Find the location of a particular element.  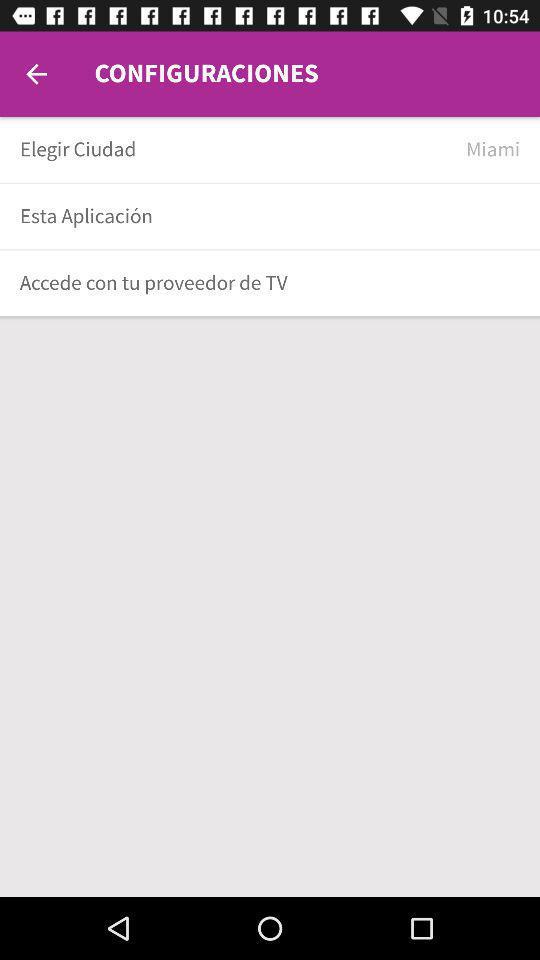

item to the right of elegir ciudad is located at coordinates (492, 148).